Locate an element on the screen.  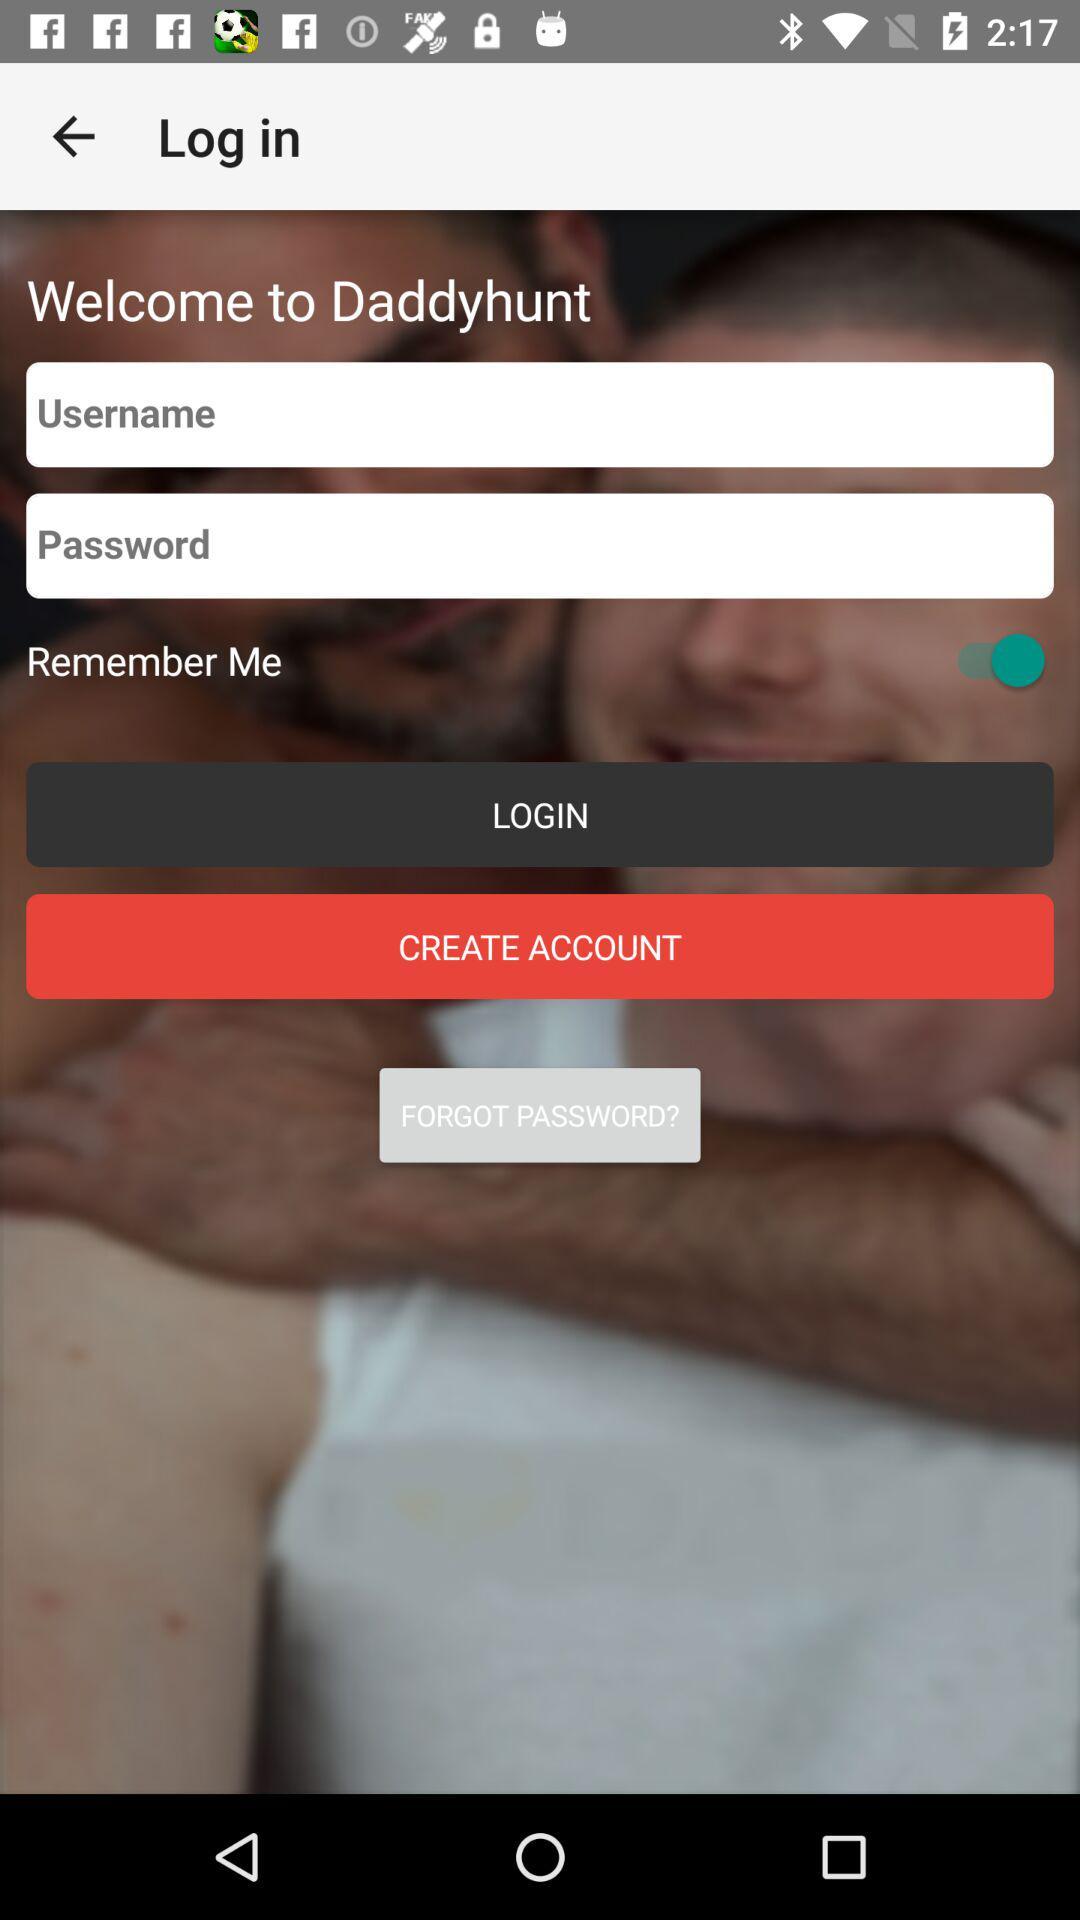
login item is located at coordinates (540, 814).